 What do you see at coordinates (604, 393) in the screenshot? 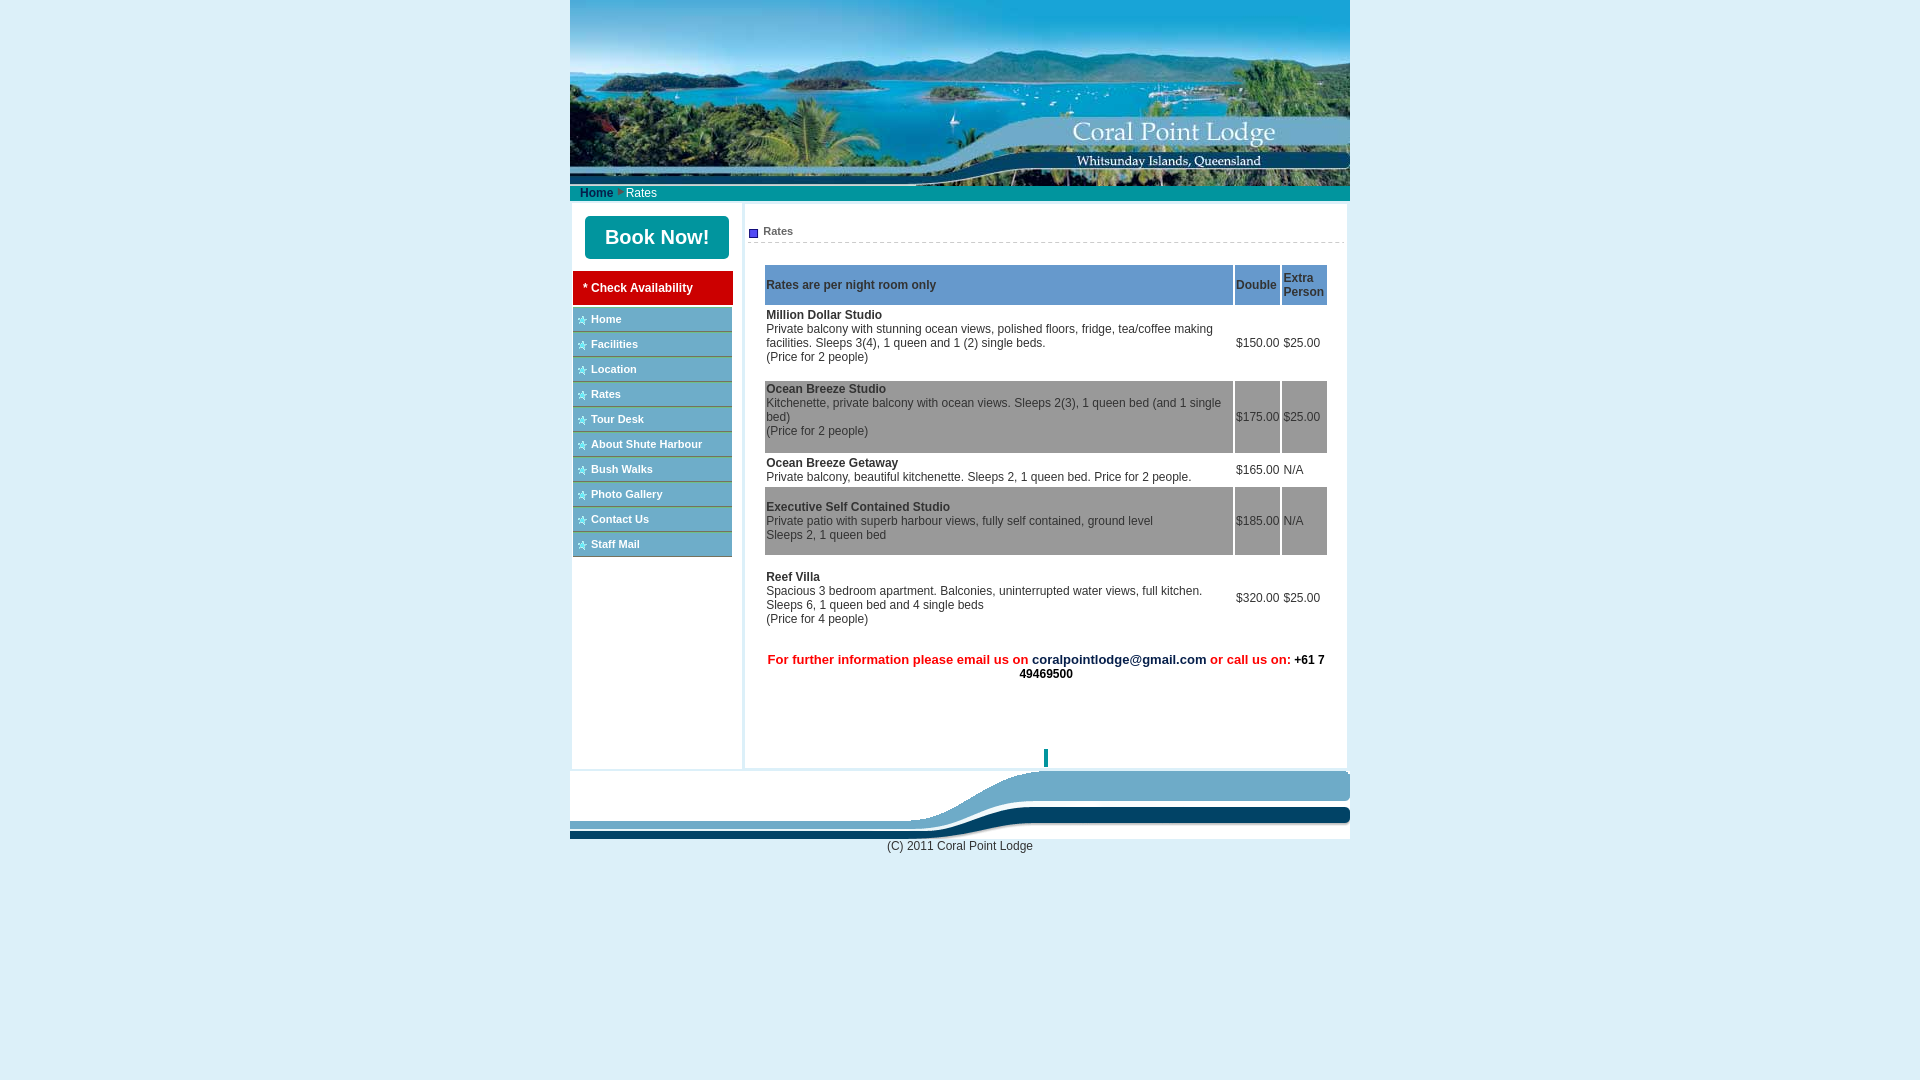
I see `'Rates'` at bounding box center [604, 393].